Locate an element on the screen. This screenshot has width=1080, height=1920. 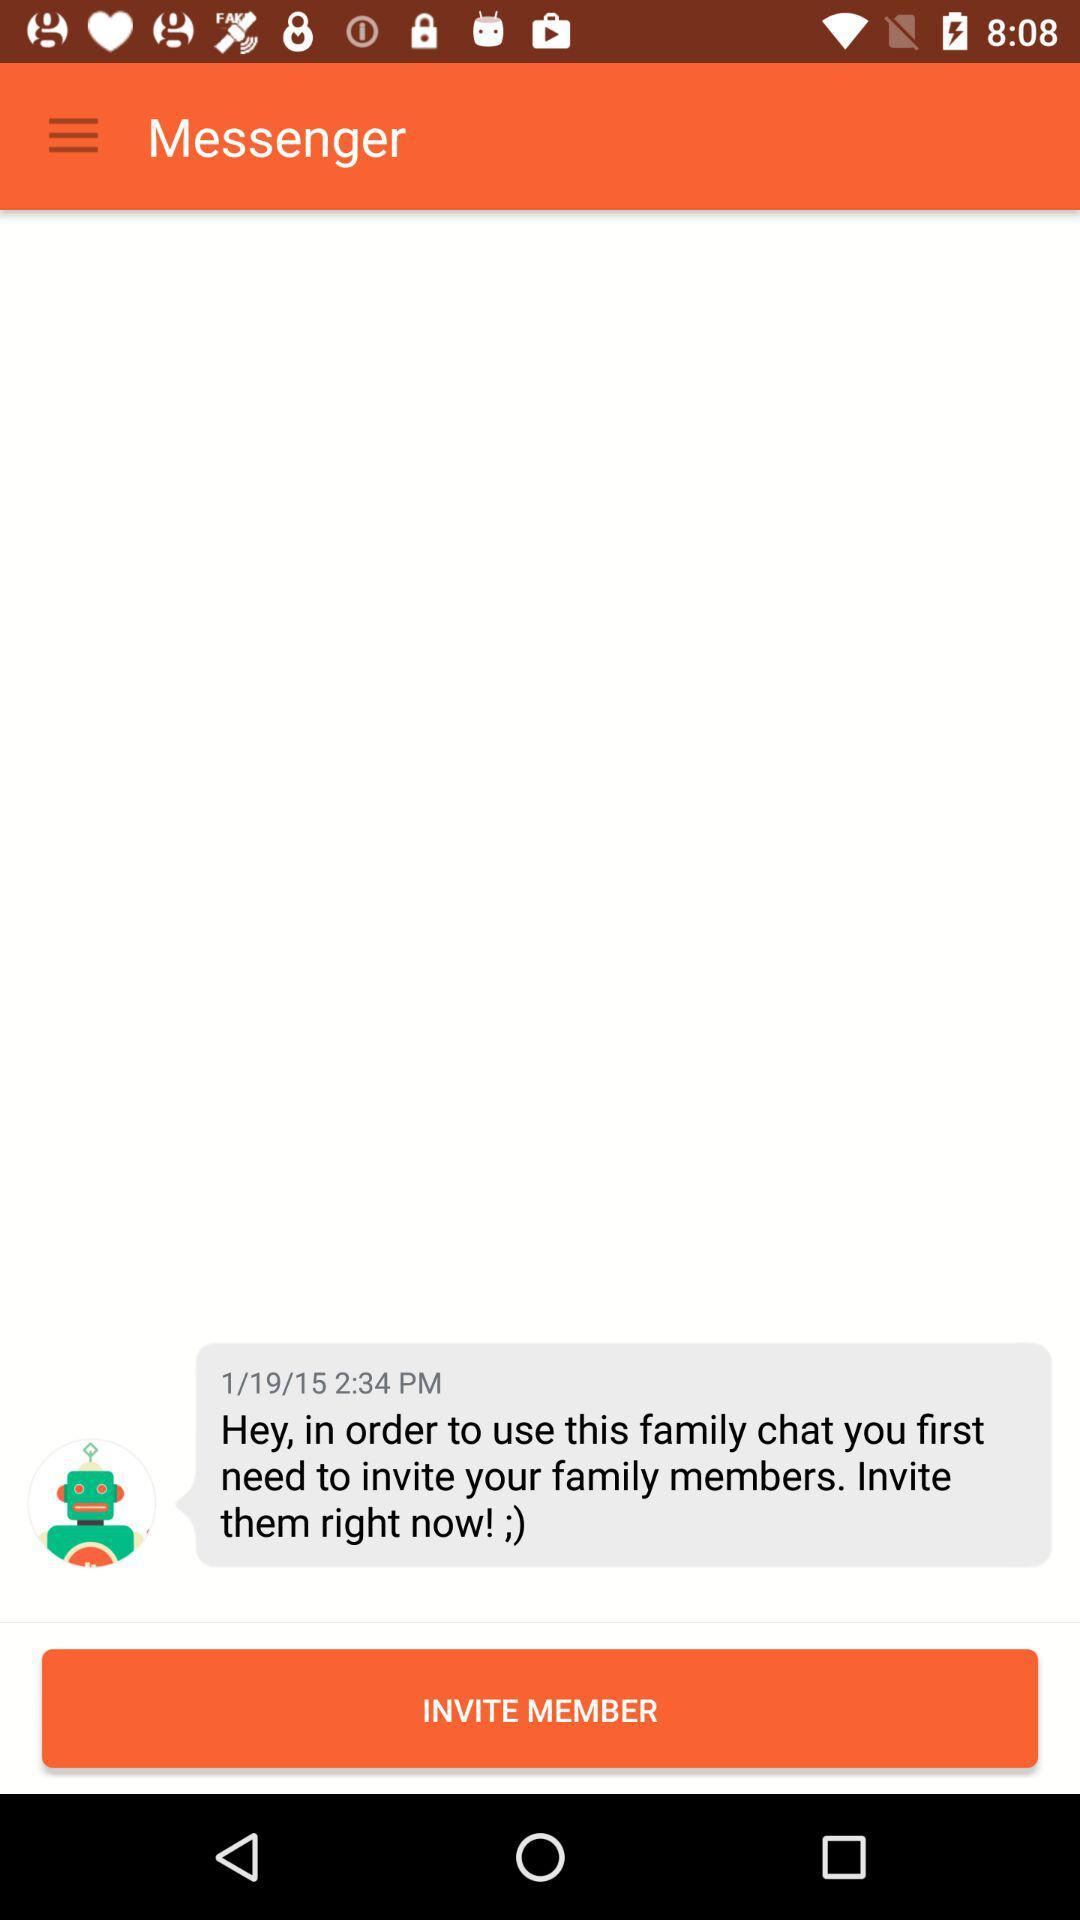
the hey in order icon is located at coordinates (620, 1474).